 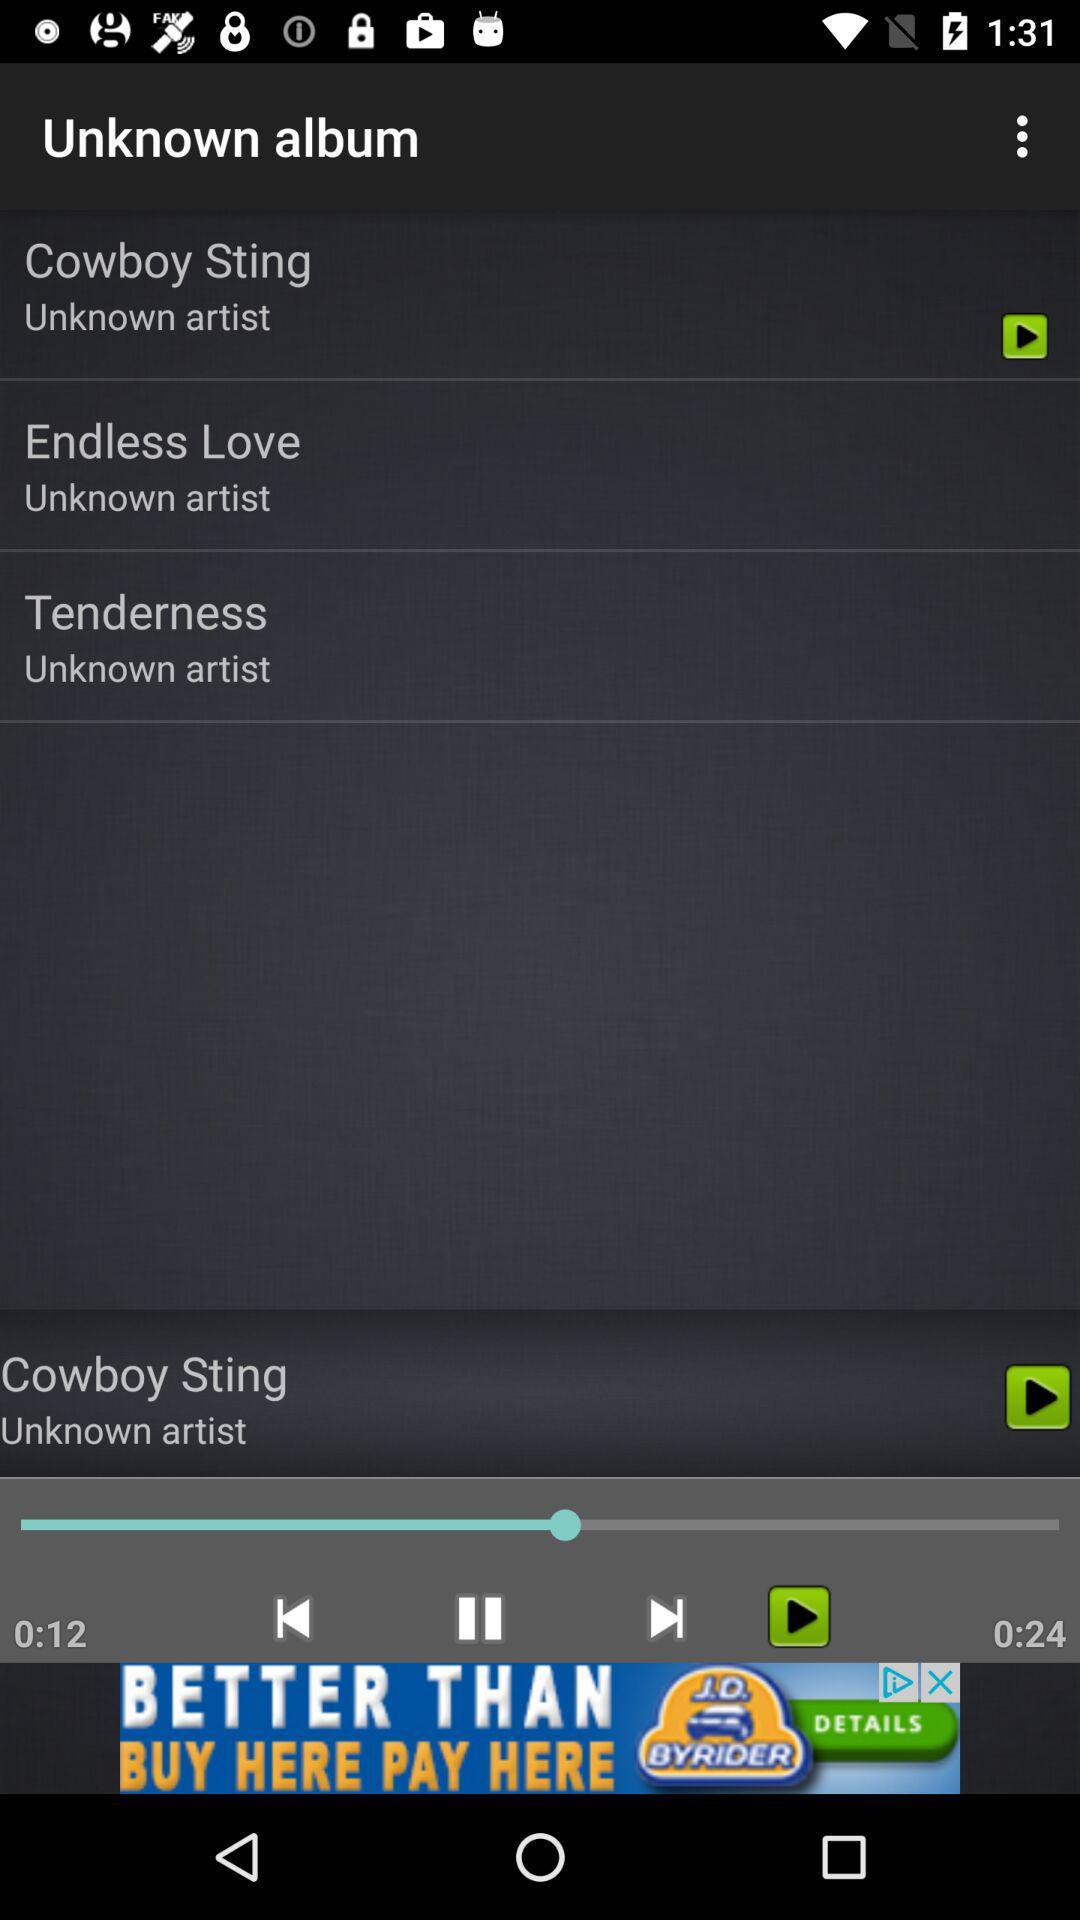 I want to click on the skip_next icon, so click(x=666, y=1618).